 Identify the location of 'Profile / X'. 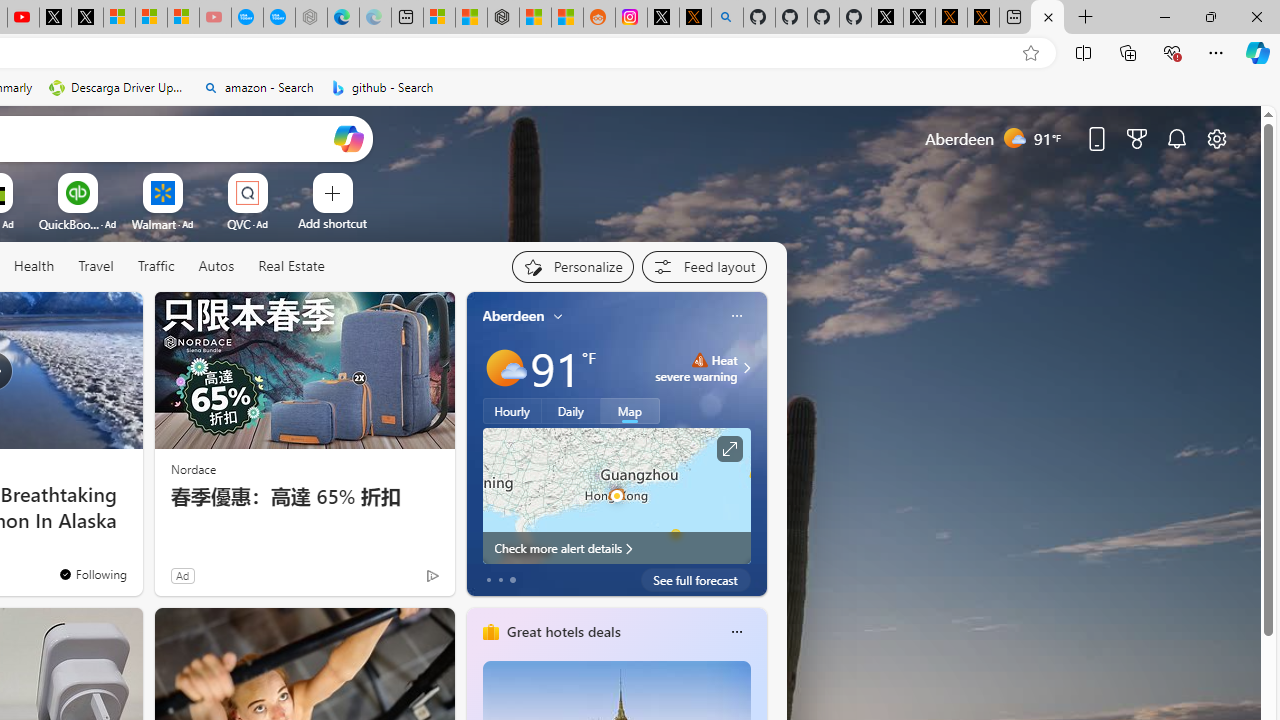
(886, 17).